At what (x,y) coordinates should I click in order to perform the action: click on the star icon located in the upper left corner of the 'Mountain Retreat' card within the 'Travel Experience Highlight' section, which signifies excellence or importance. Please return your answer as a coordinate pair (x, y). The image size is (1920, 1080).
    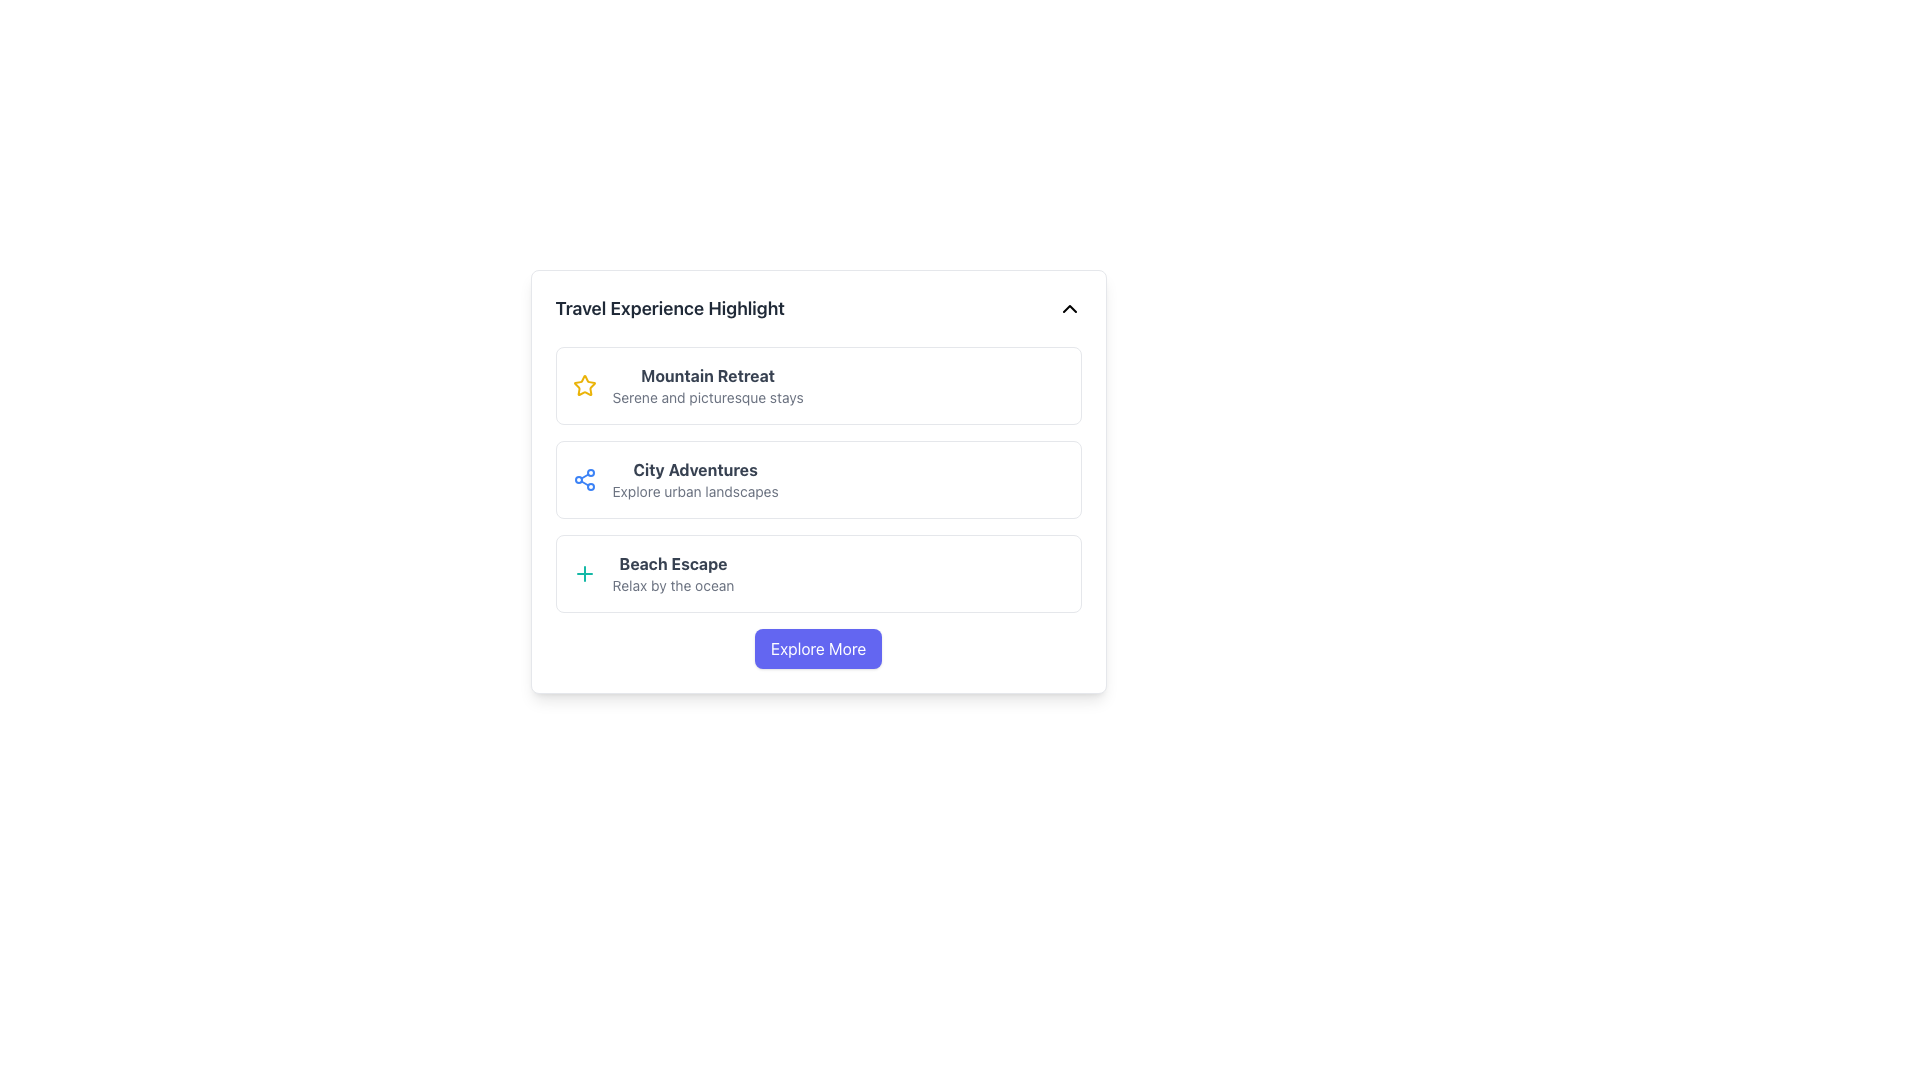
    Looking at the image, I should click on (583, 385).